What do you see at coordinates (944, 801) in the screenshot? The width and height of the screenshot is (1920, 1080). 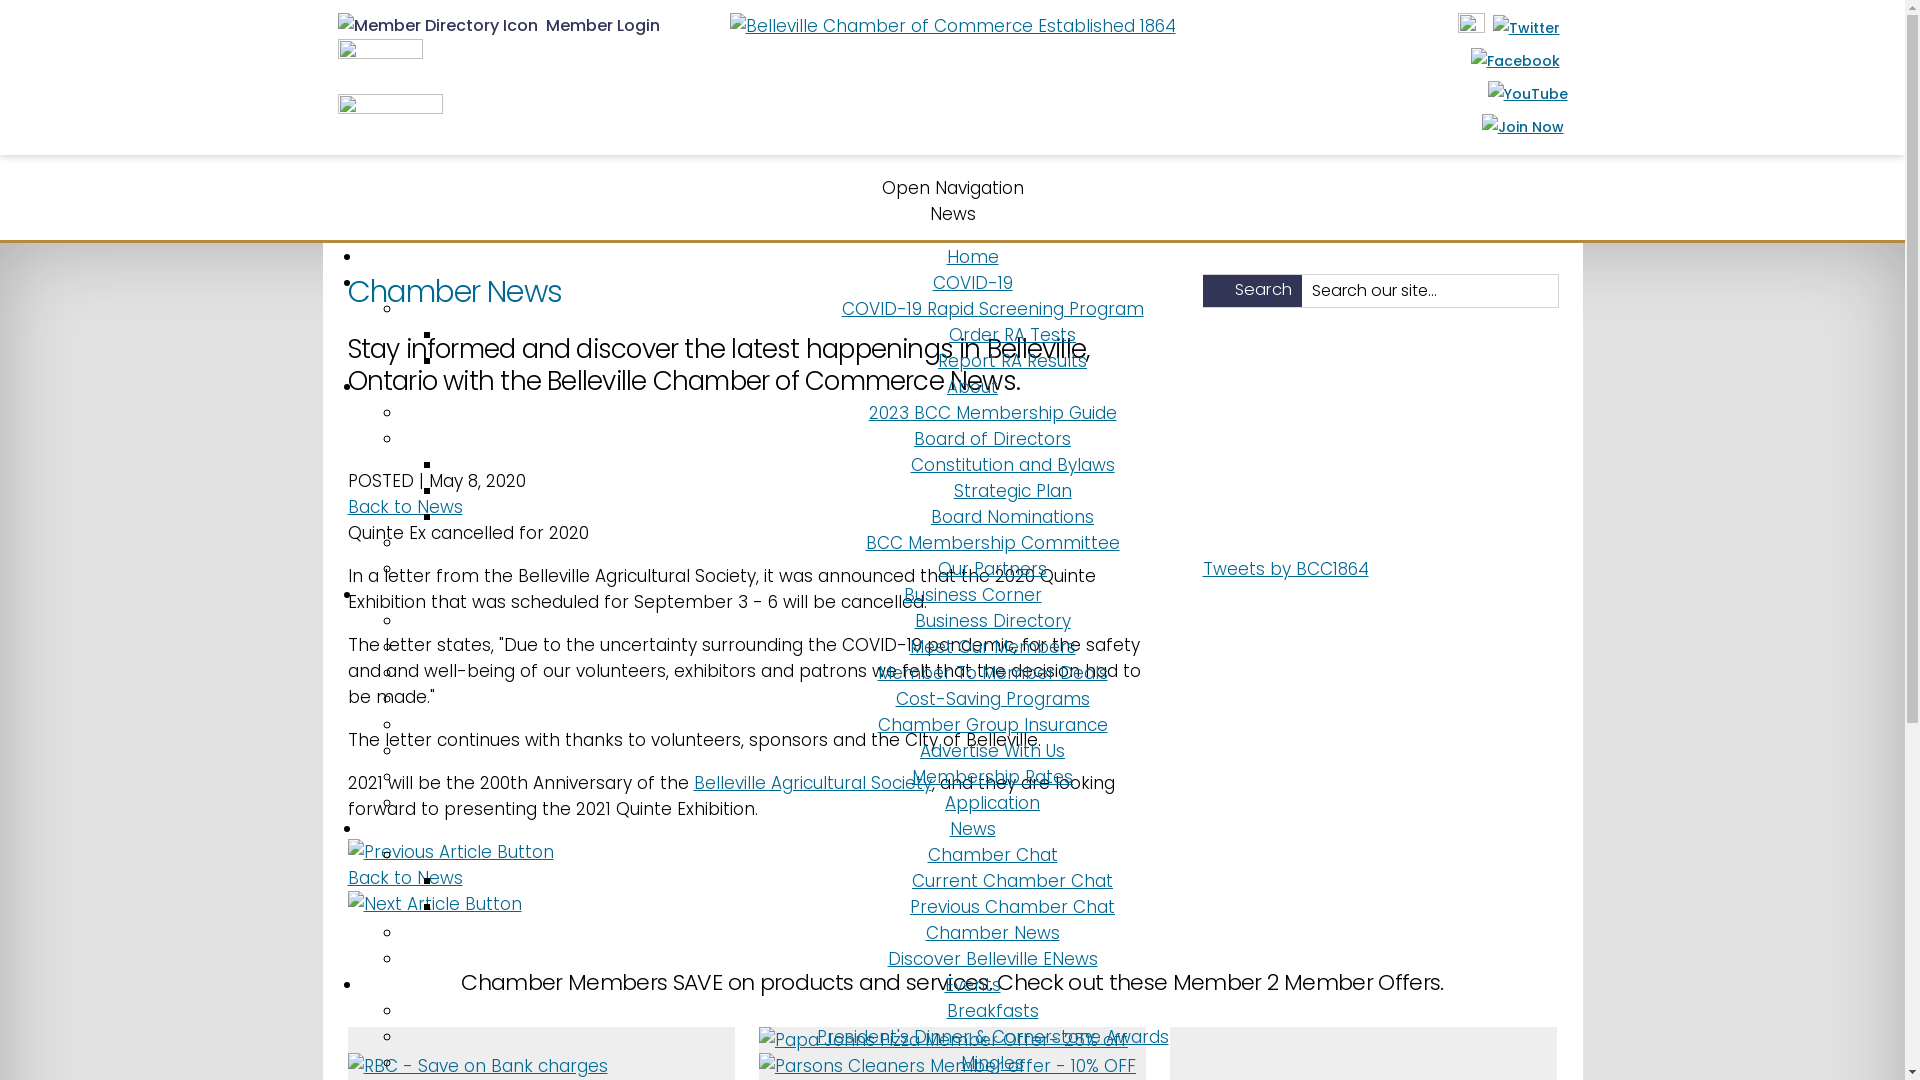 I see `'Application'` at bounding box center [944, 801].